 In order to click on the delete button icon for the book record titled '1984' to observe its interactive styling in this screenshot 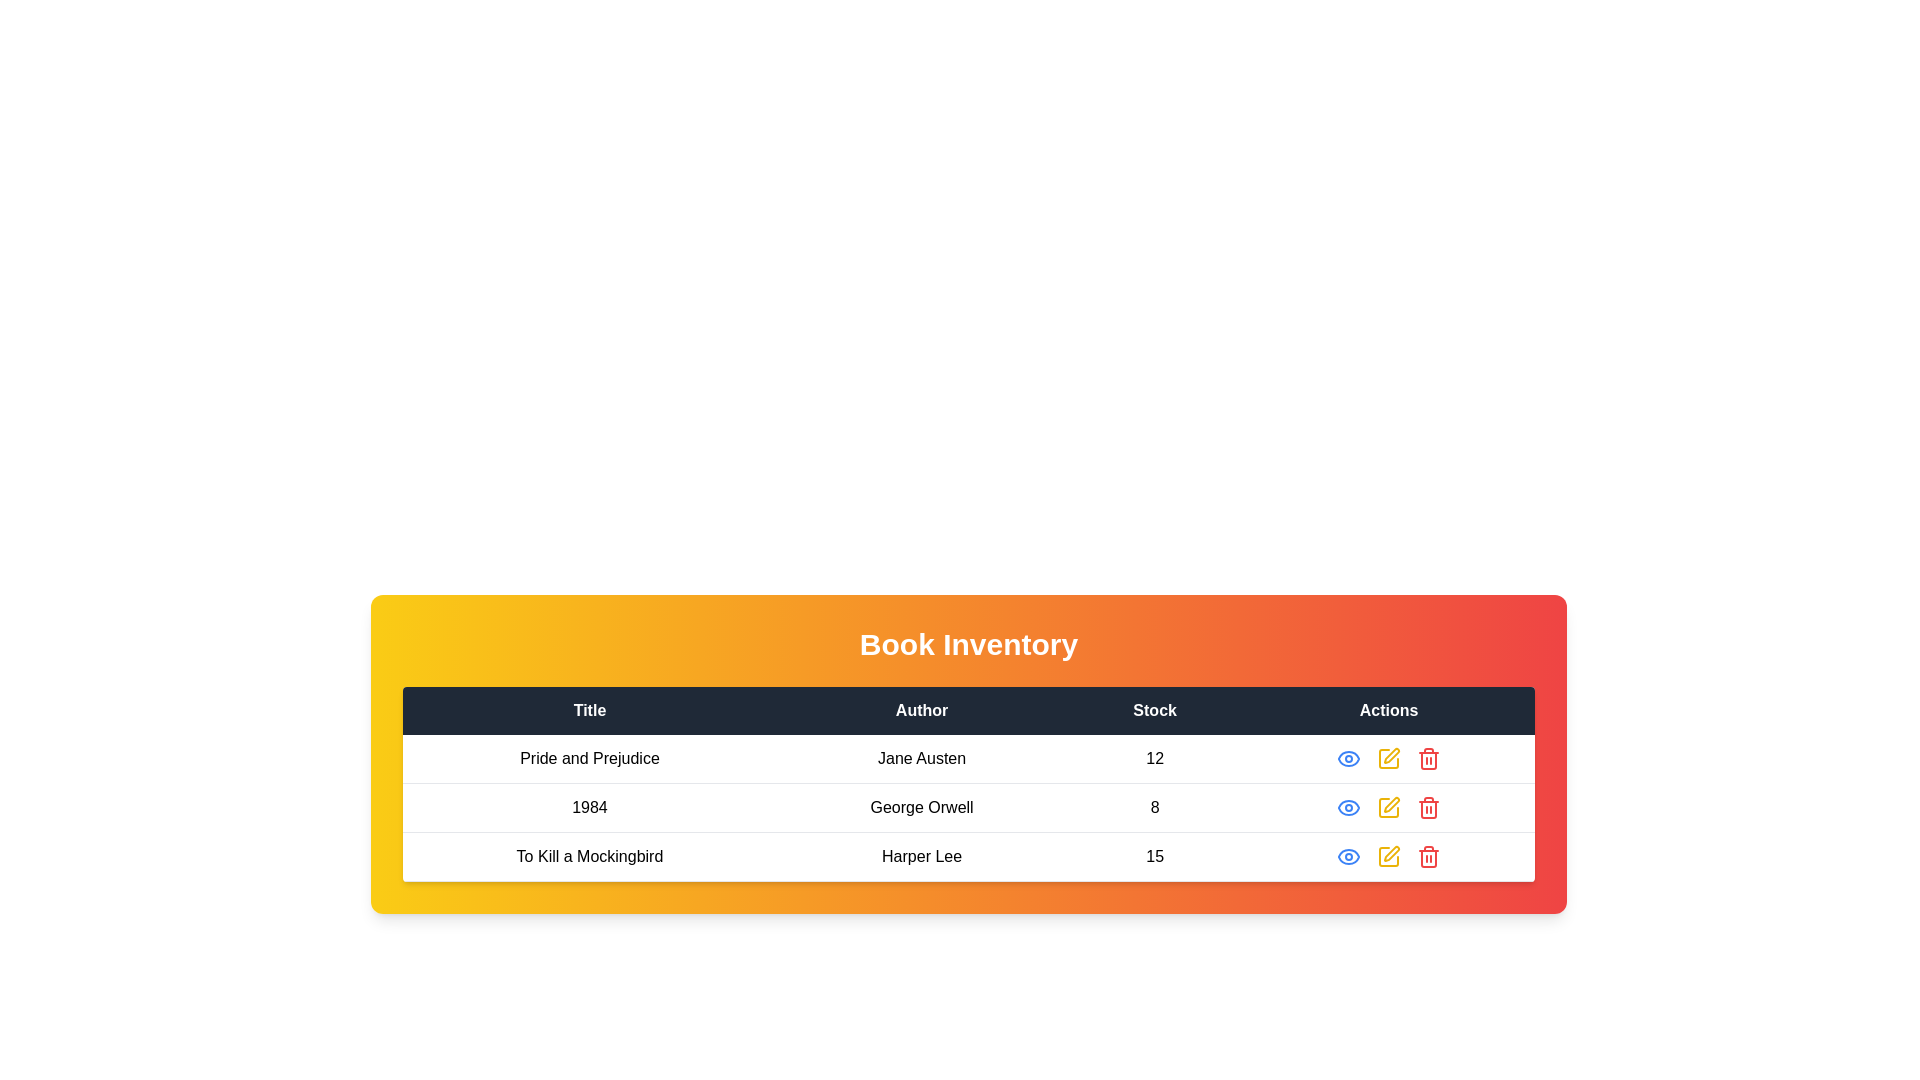, I will do `click(1428, 806)`.